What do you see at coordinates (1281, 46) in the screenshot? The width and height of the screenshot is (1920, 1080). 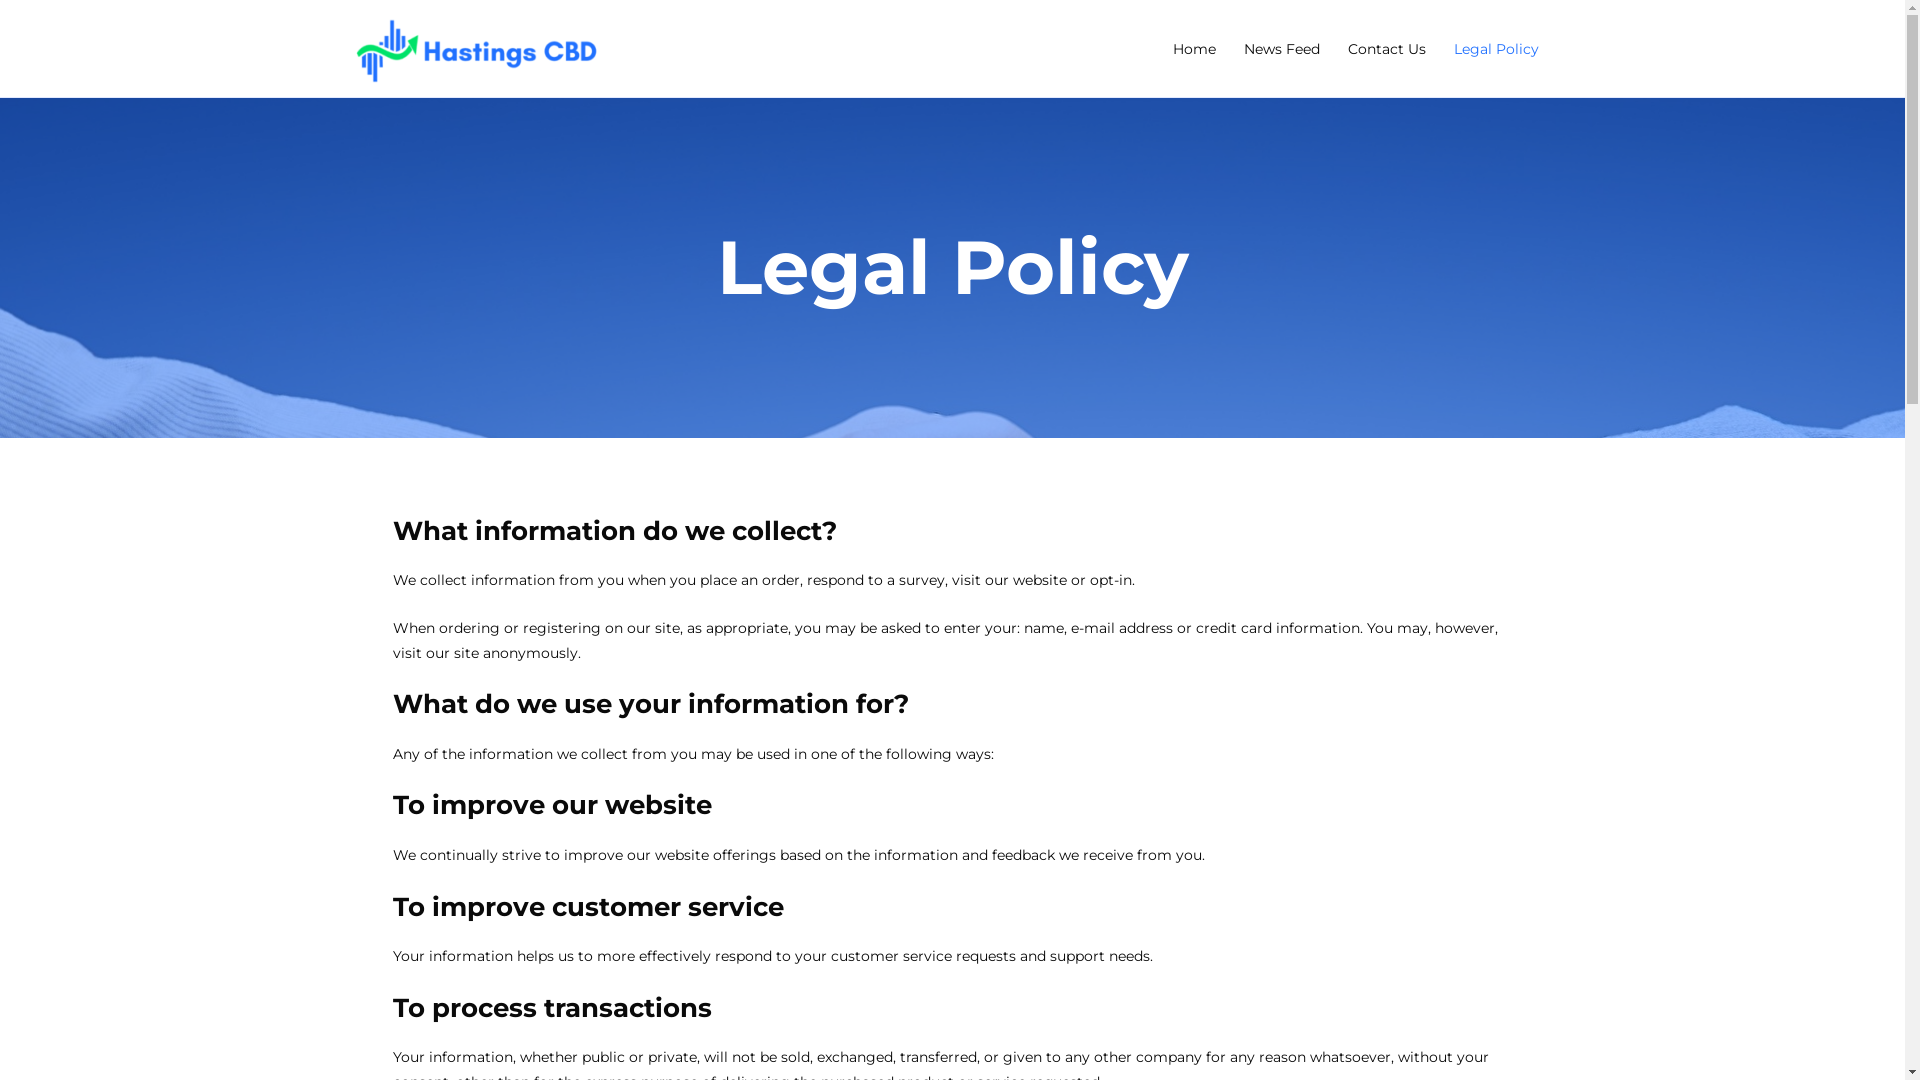 I see `'News Feed'` at bounding box center [1281, 46].